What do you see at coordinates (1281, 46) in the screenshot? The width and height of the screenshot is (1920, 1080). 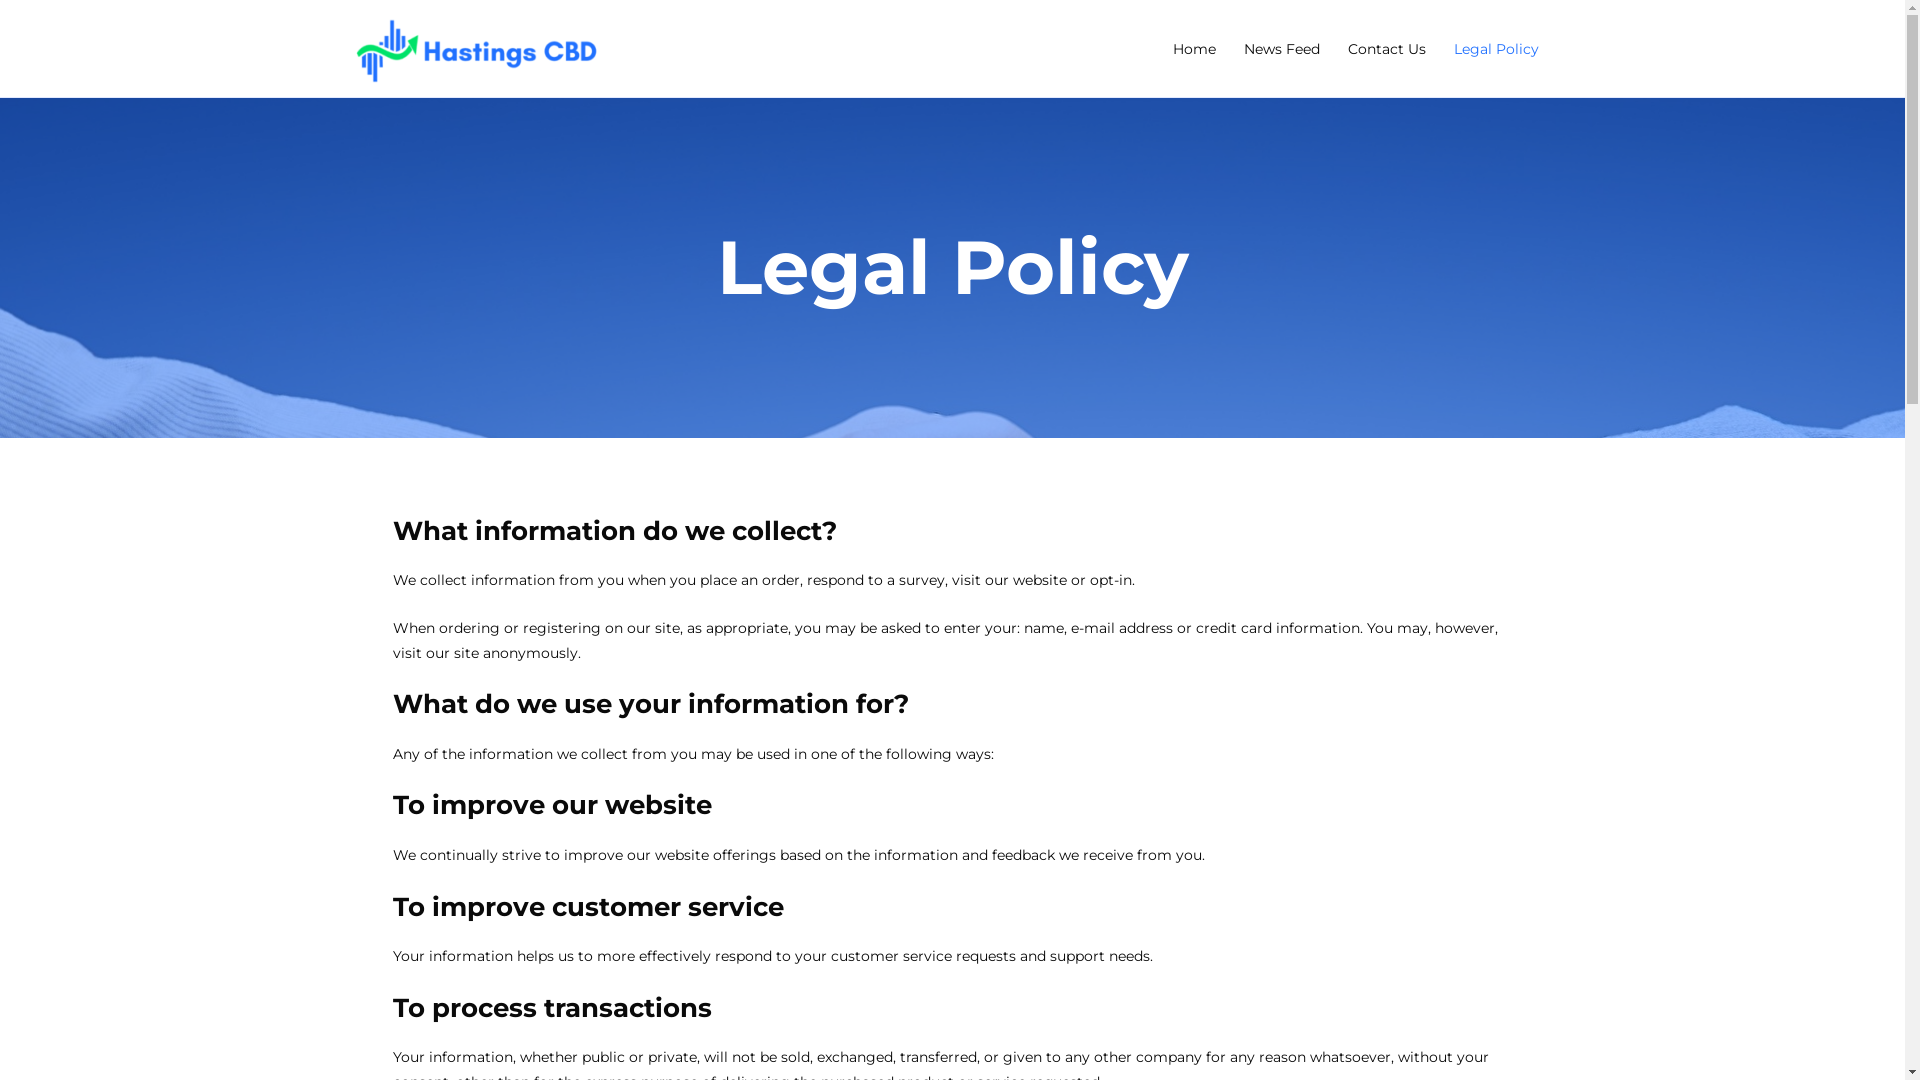 I see `'News Feed'` at bounding box center [1281, 46].